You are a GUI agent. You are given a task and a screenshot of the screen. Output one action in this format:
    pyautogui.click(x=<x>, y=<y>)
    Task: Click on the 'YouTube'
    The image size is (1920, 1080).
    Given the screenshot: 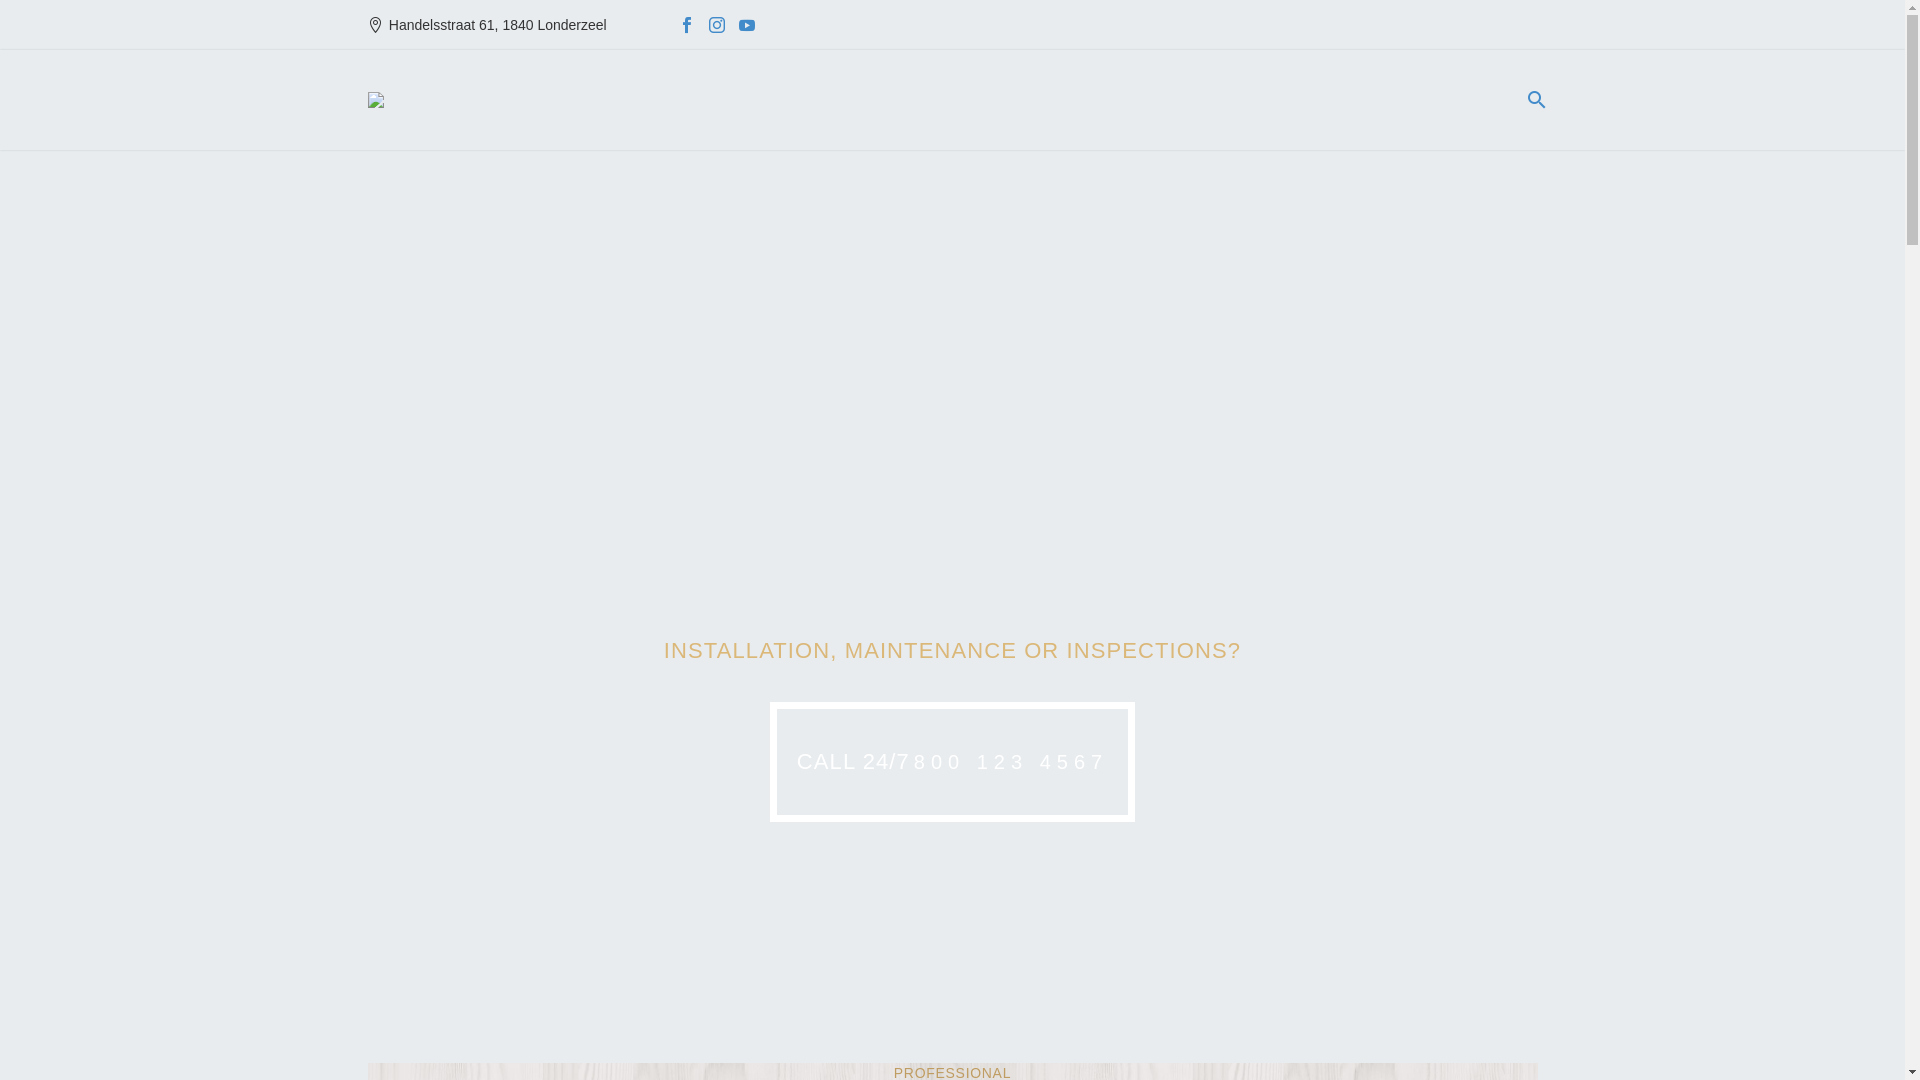 What is the action you would take?
    pyautogui.click(x=730, y=24)
    